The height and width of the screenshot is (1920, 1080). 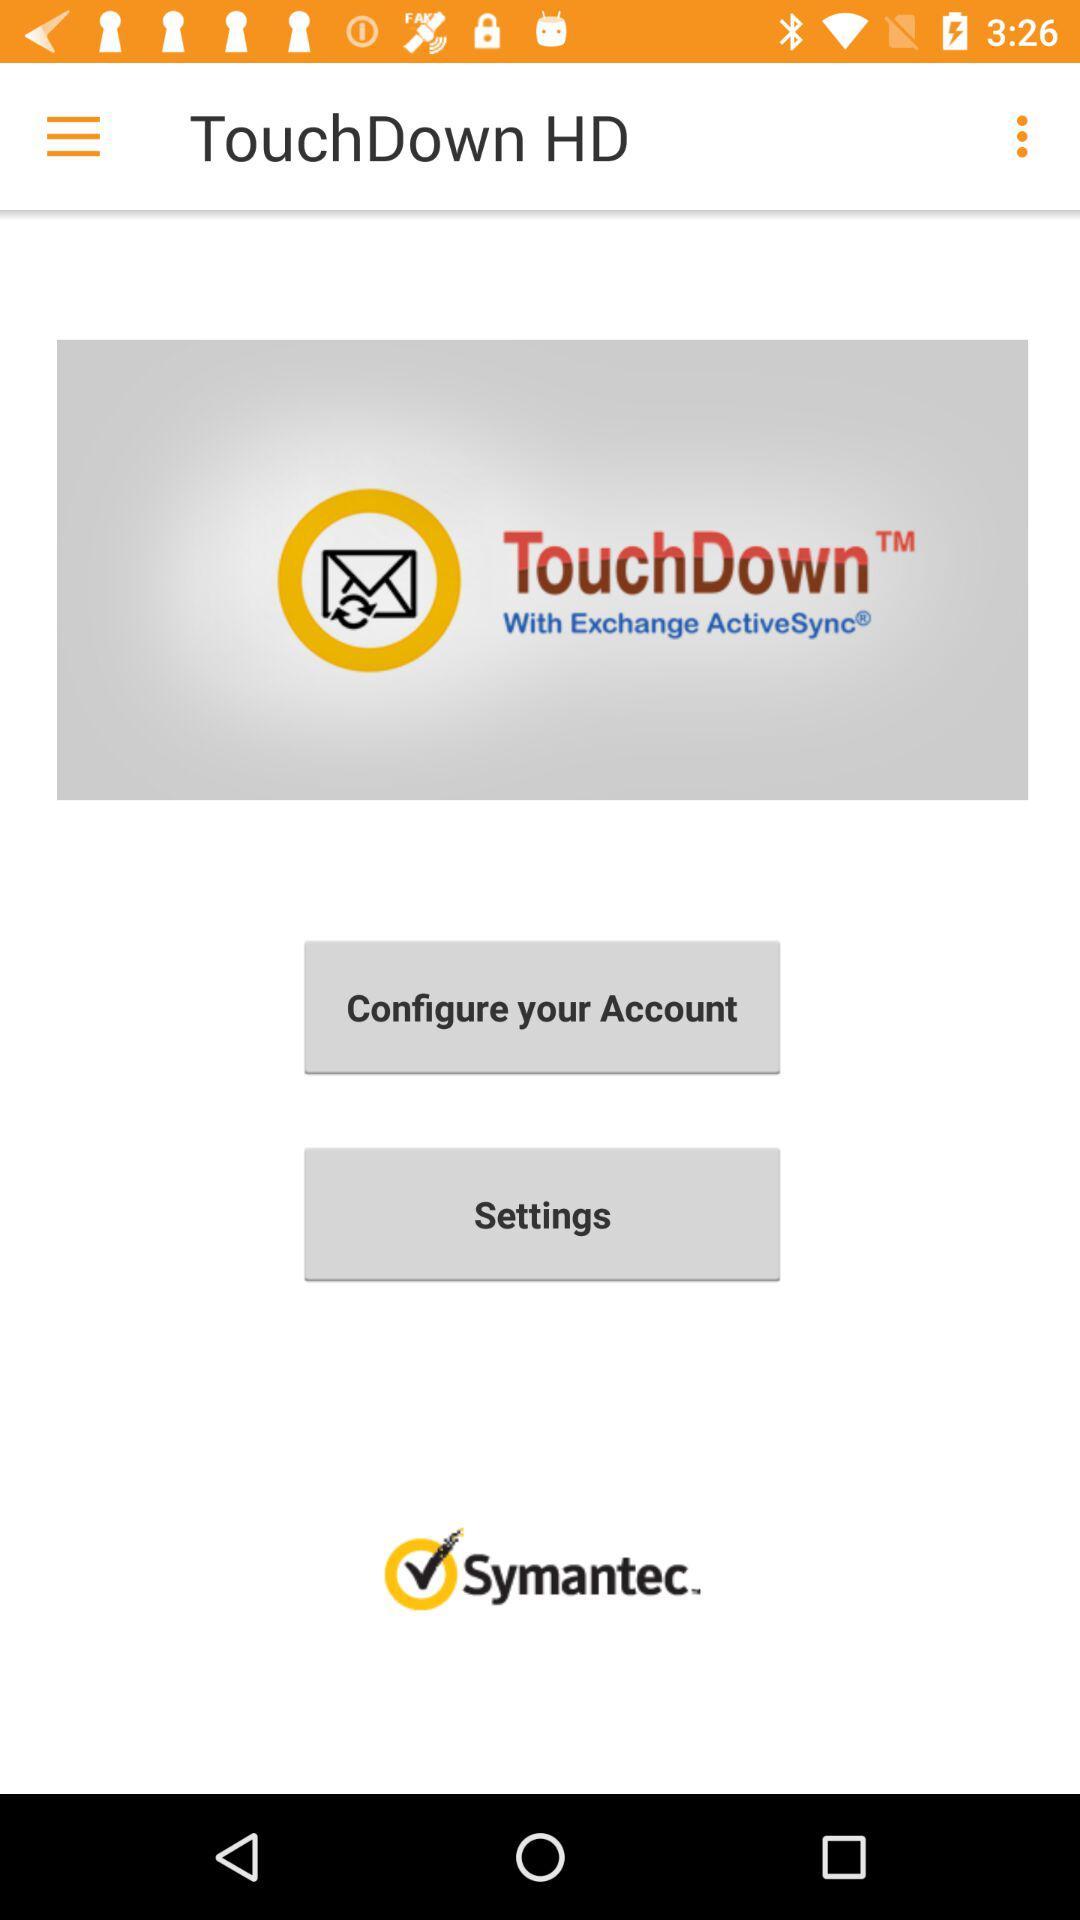 What do you see at coordinates (1027, 135) in the screenshot?
I see `item to the right of touchdown hd` at bounding box center [1027, 135].